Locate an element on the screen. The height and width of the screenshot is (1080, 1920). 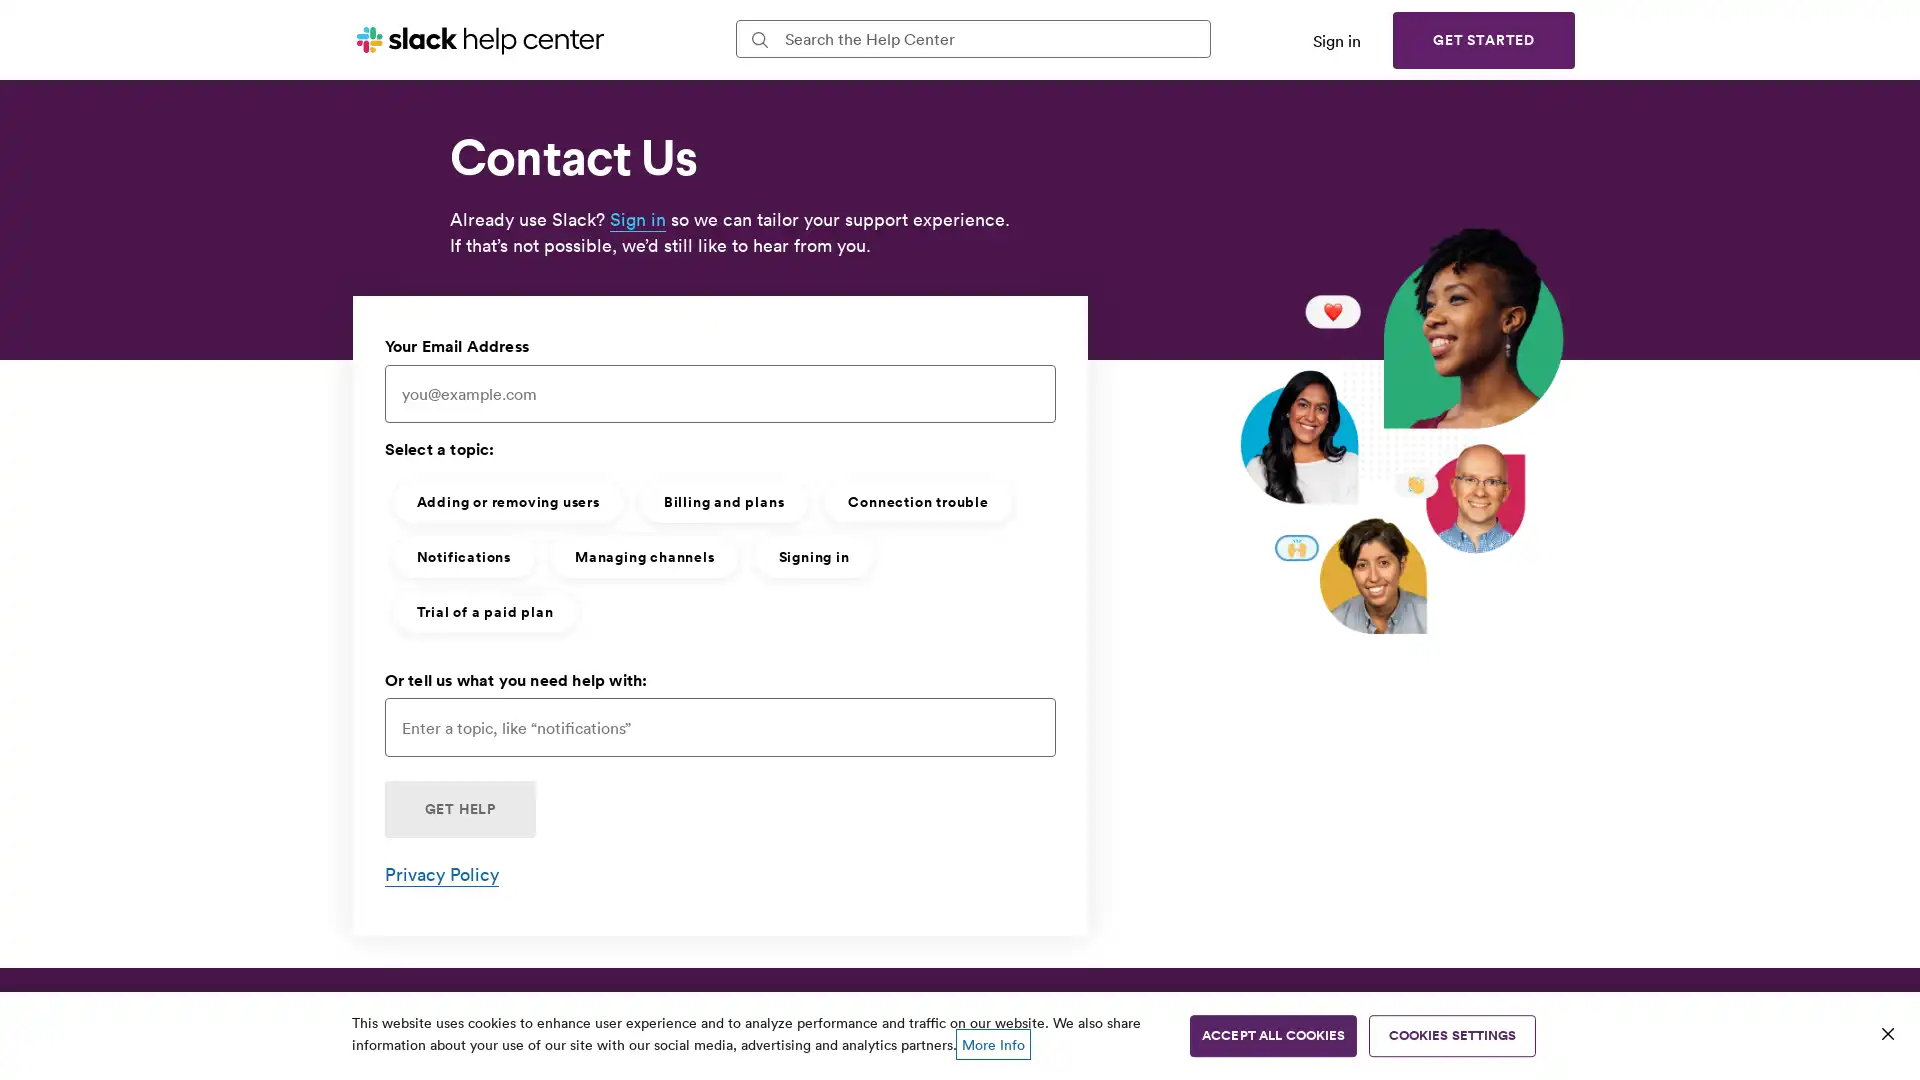
Signing in is located at coordinates (813, 555).